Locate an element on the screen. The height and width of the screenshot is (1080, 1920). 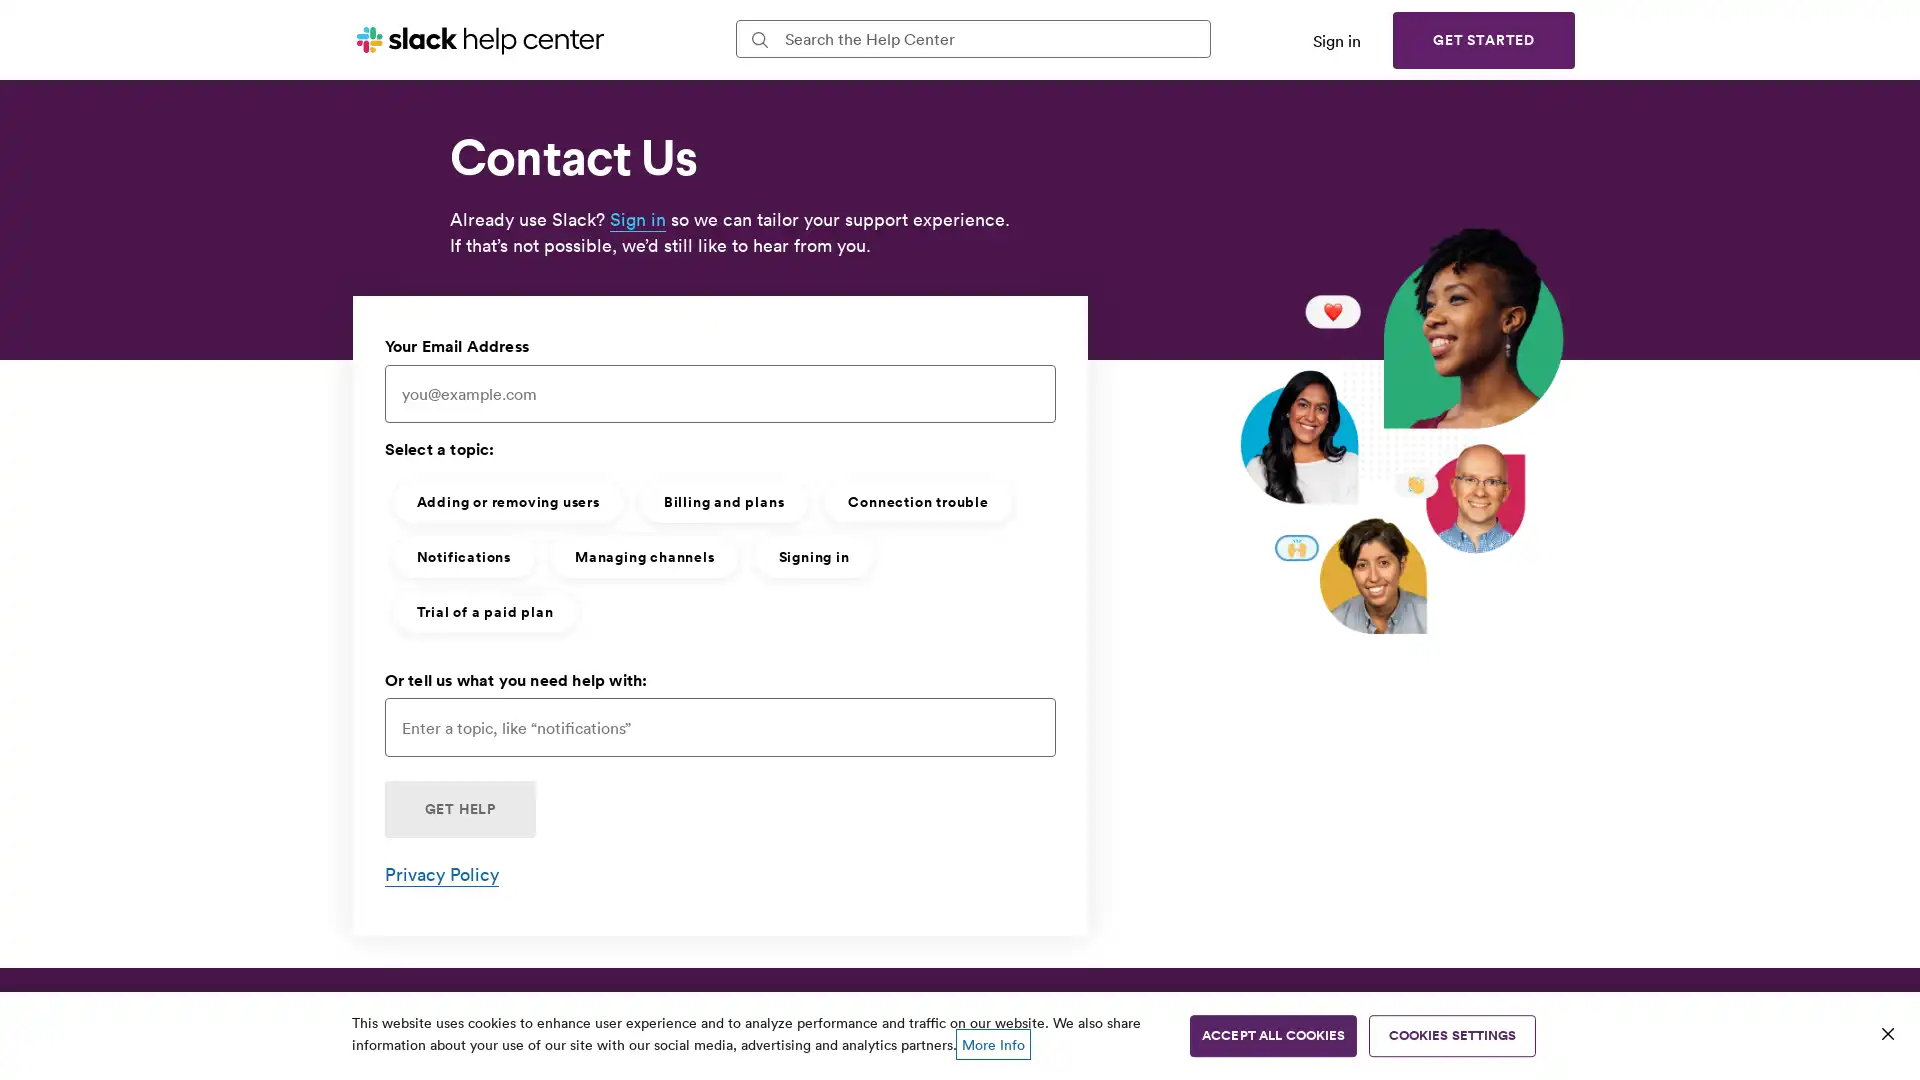
Signing in is located at coordinates (813, 555).